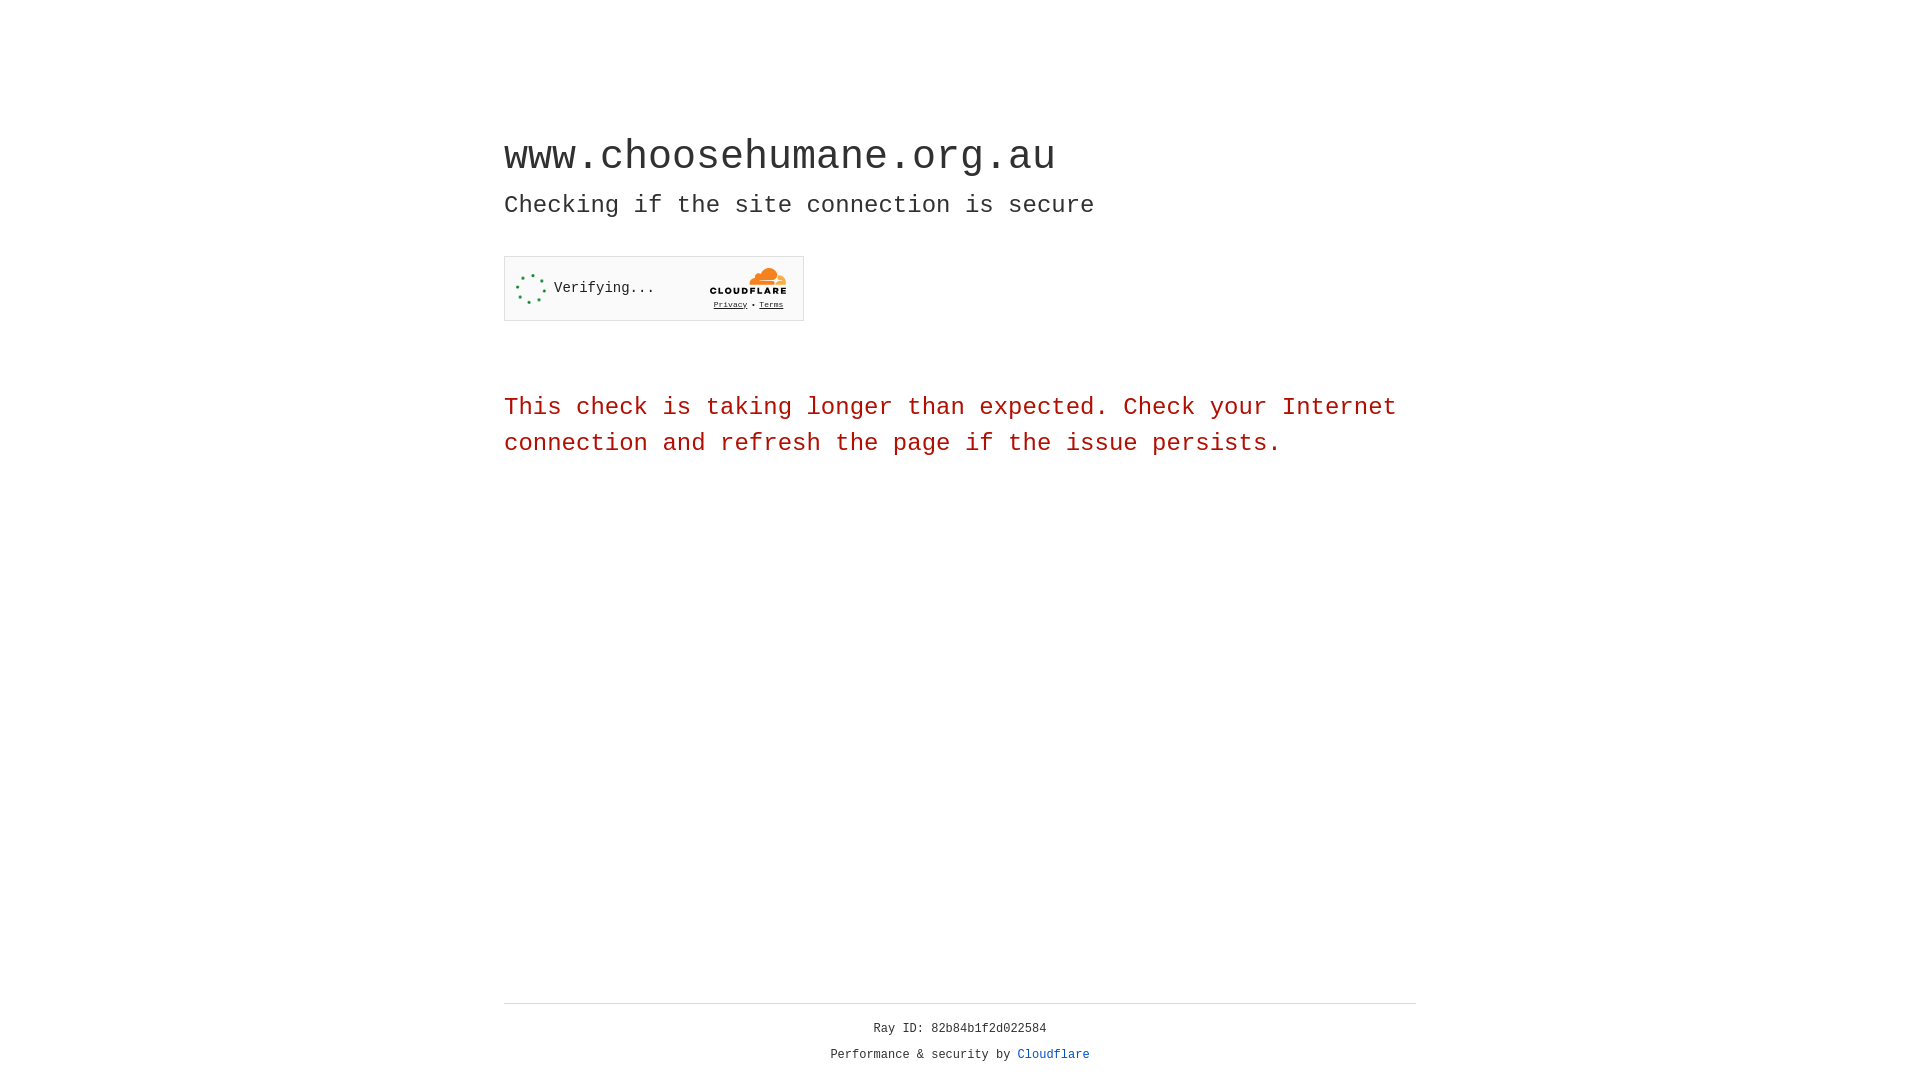  What do you see at coordinates (653, 288) in the screenshot?
I see `'Widget containing a Cloudflare security challenge'` at bounding box center [653, 288].